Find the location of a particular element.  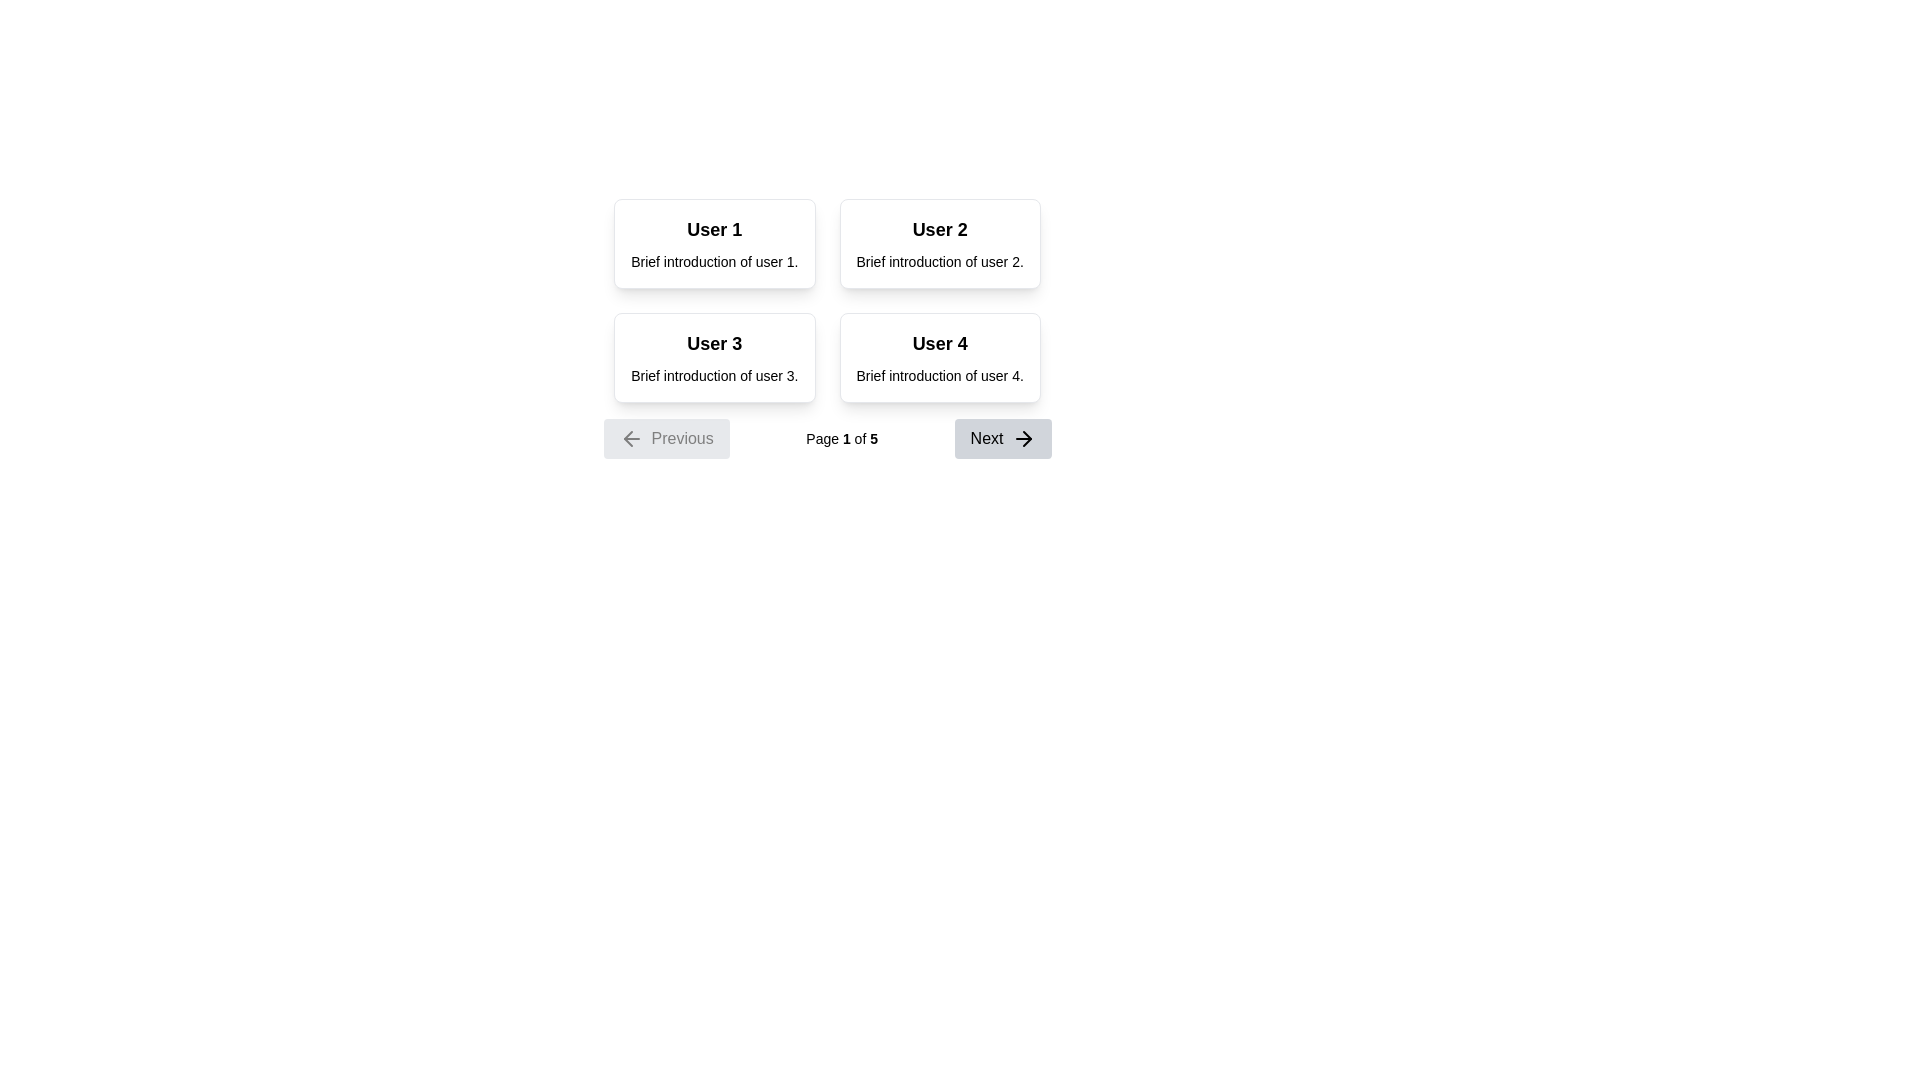

the 'Previous' button, which has a gray background, rounded corners, and contains an arrow icon pointing left followed by the text 'Previous'. It is located at the leftmost part of the navigation component is located at coordinates (666, 438).